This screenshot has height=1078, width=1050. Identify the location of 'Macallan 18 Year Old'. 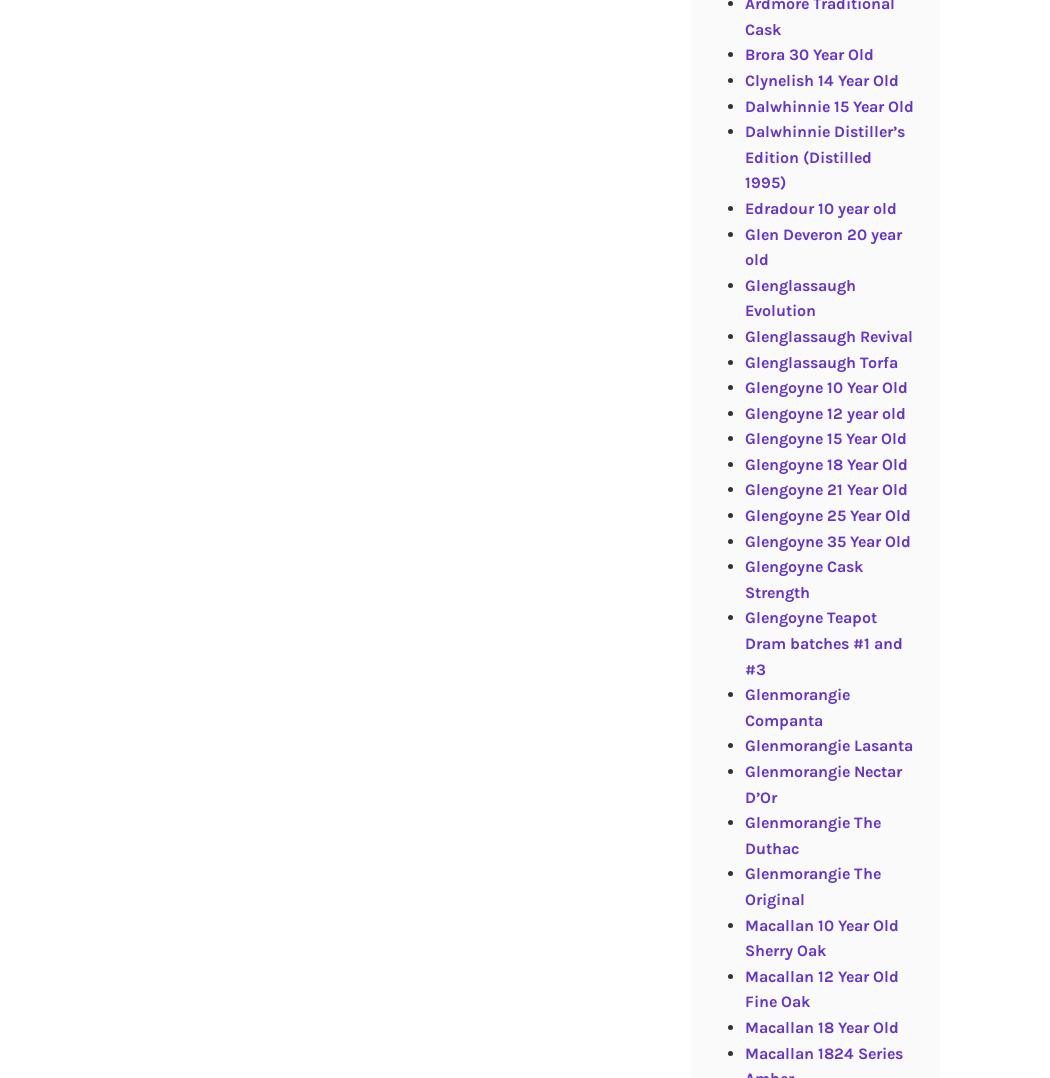
(819, 1025).